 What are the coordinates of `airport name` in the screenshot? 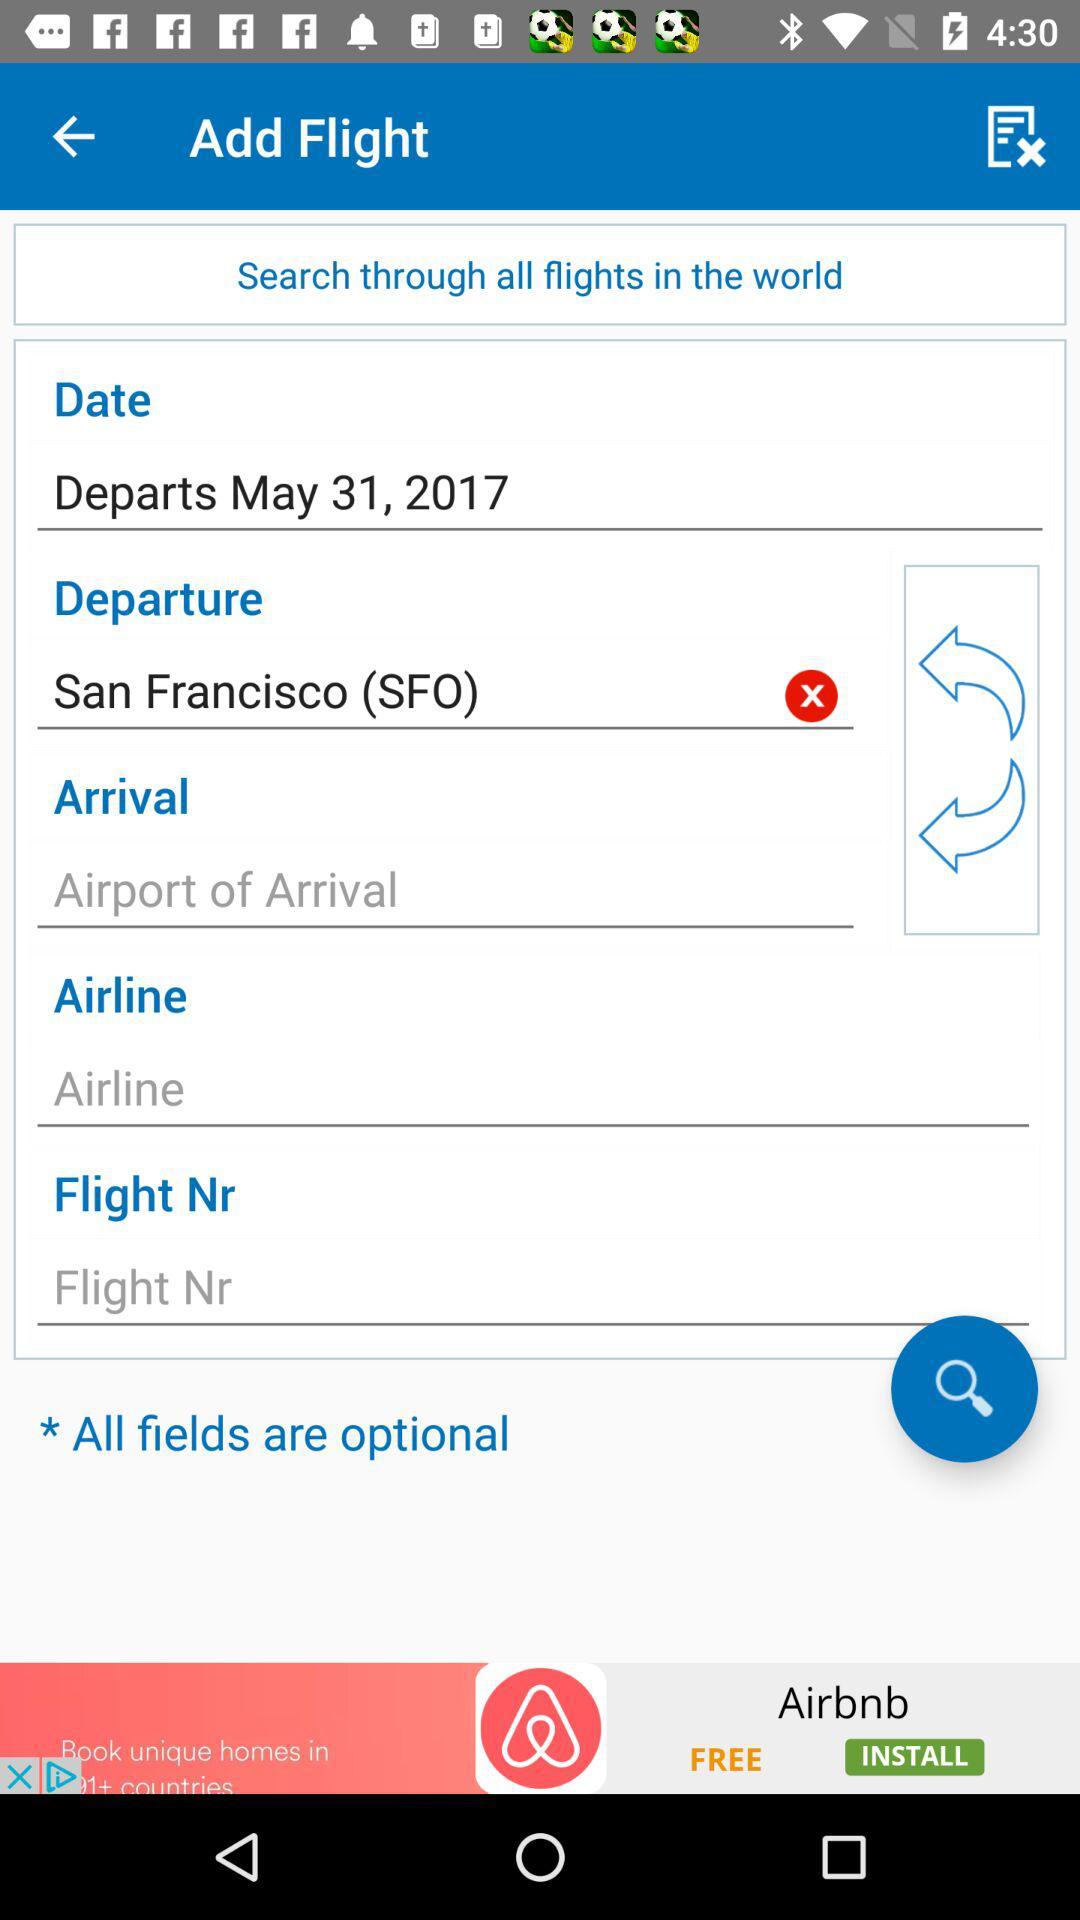 It's located at (444, 893).